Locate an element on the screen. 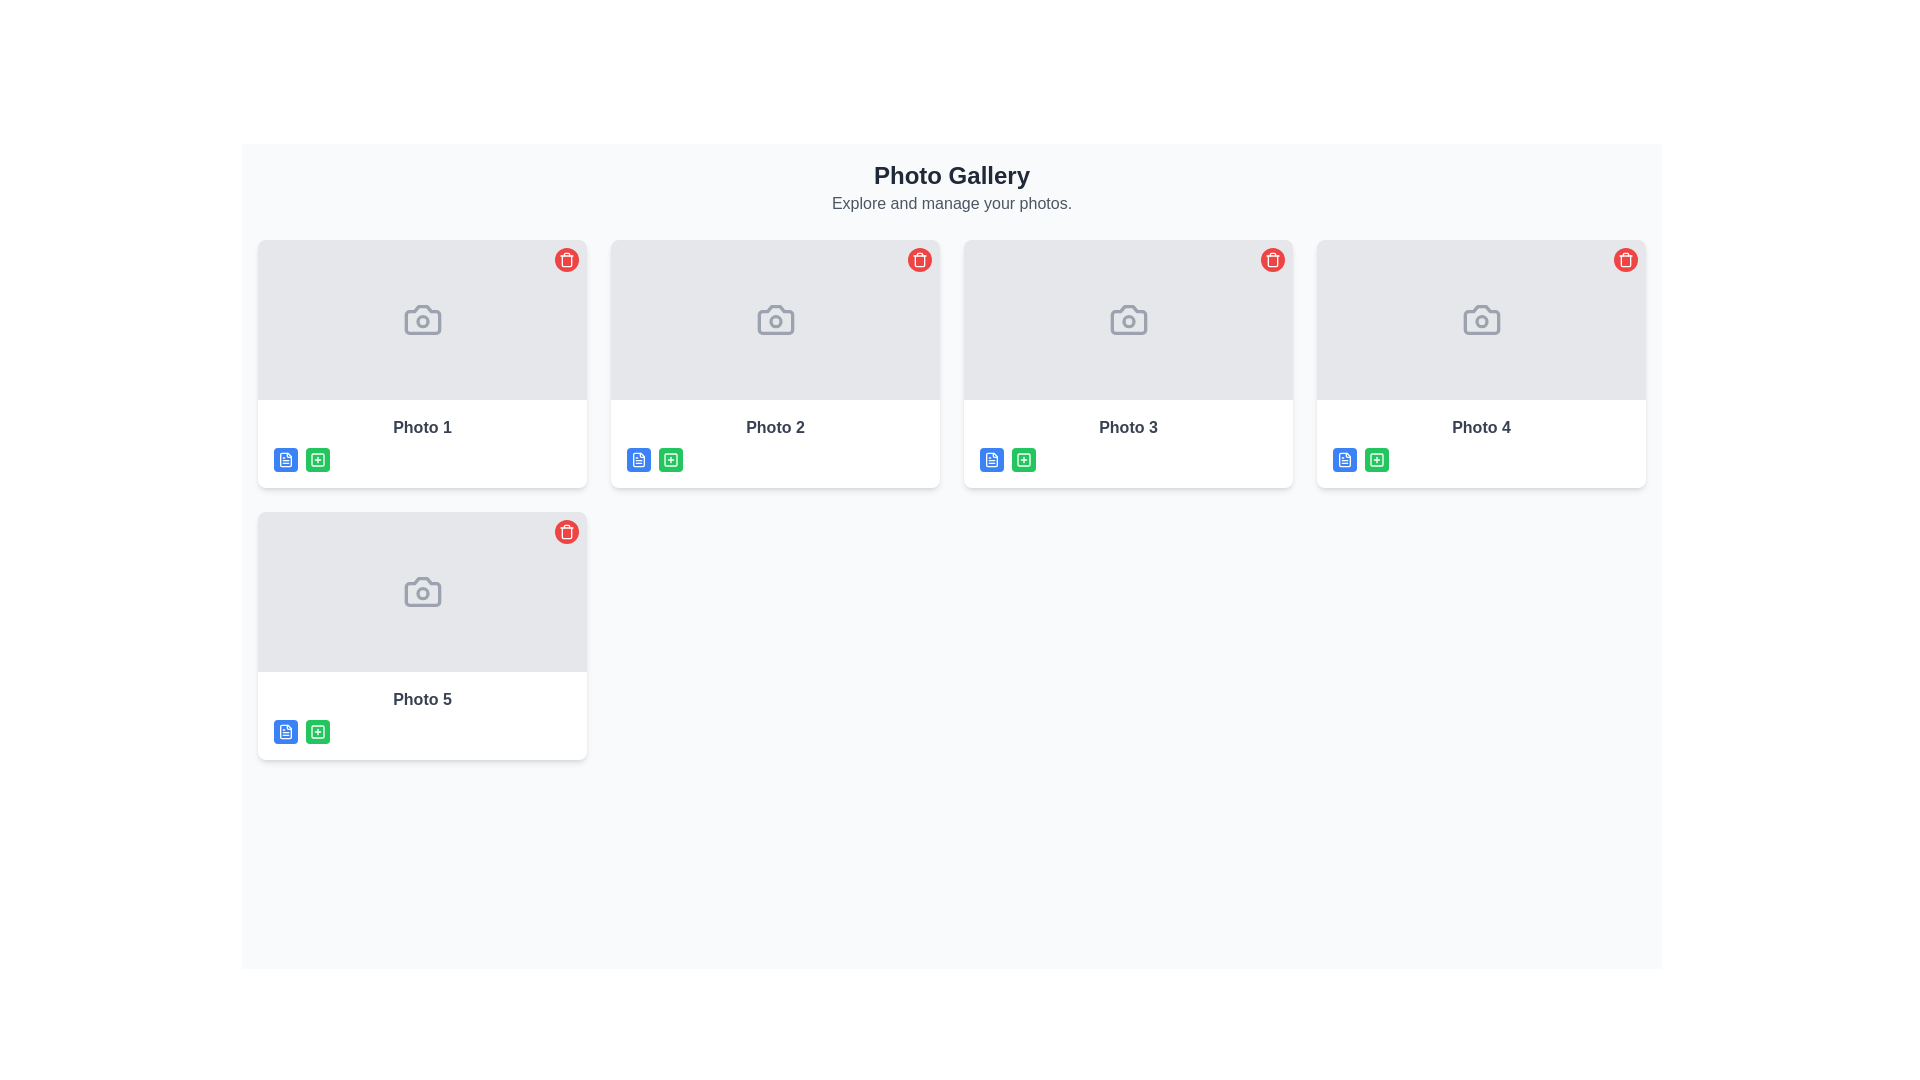 The image size is (1920, 1080). the second button with an icon located under the fourth photo thumbnail labeled 'Photo 4' is located at coordinates (1376, 459).